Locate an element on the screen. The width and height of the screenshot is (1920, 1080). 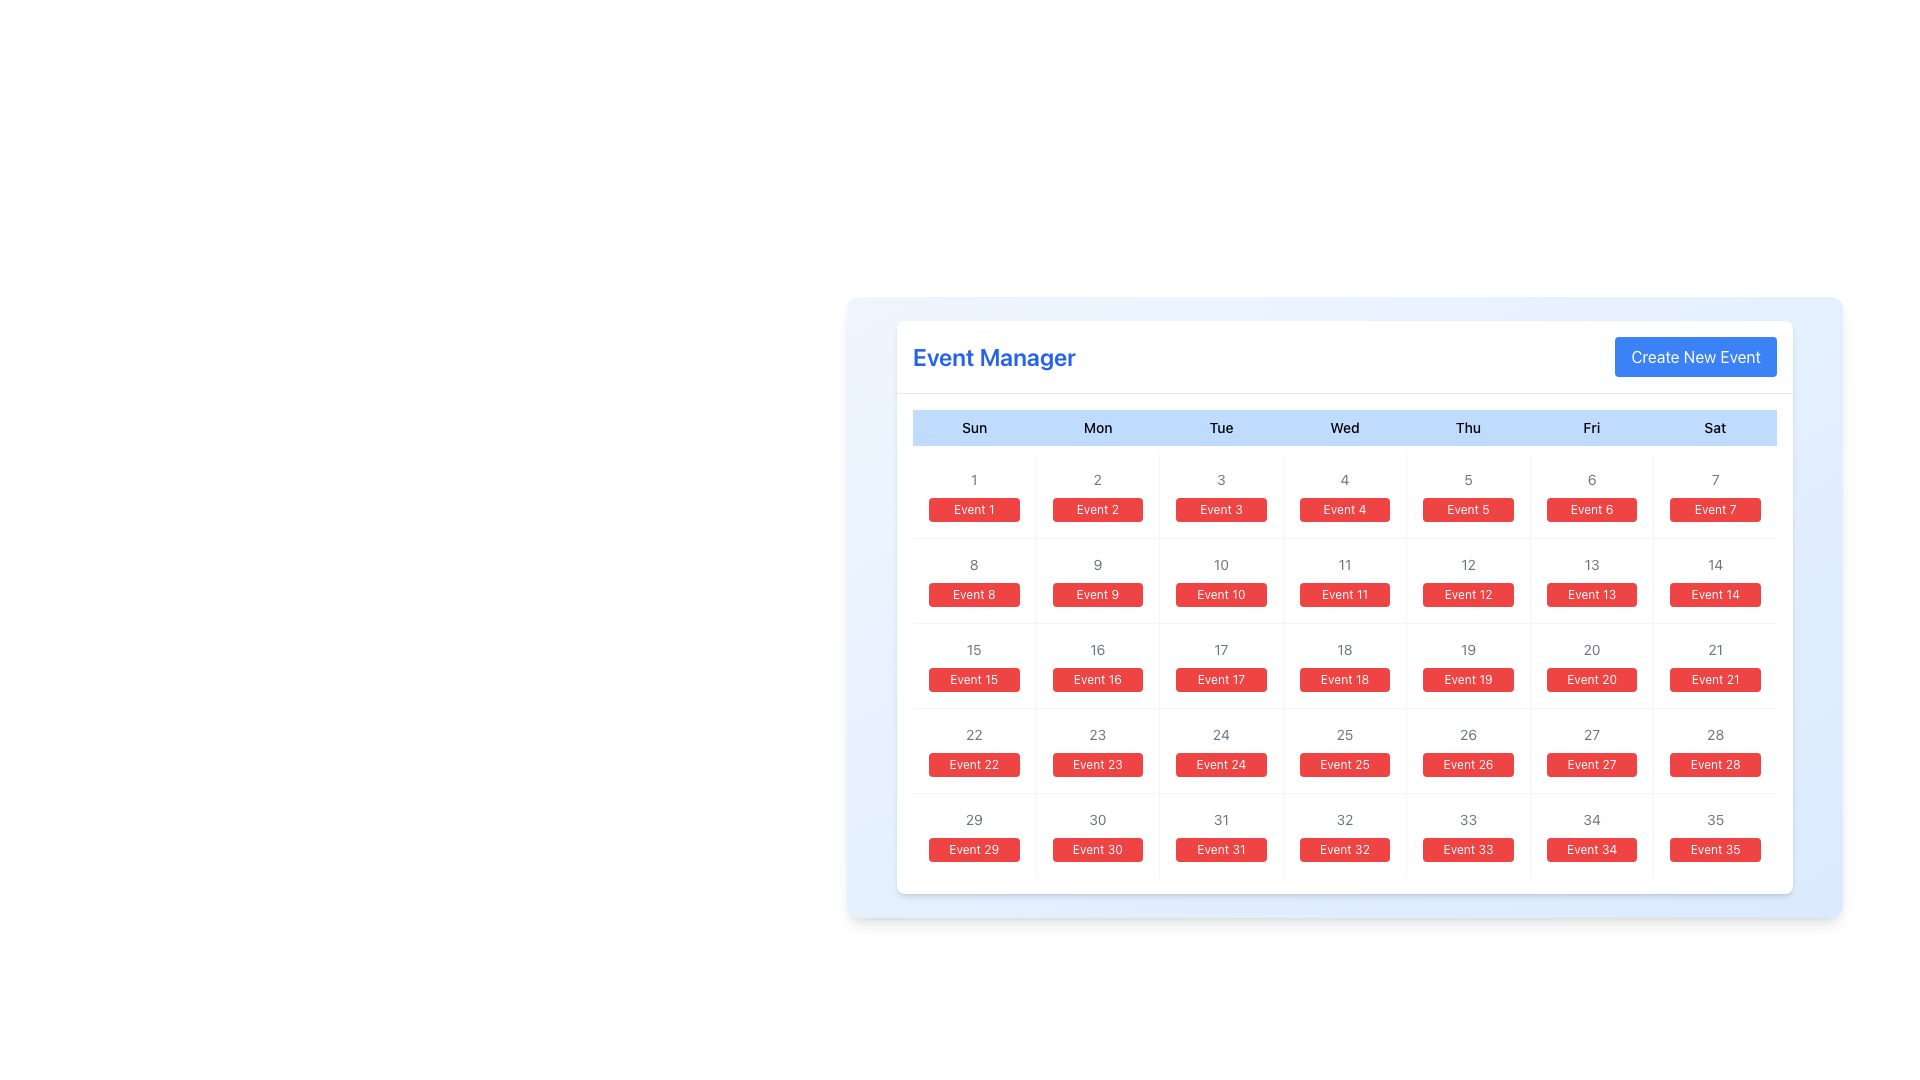
the red rectangular button labeled 'Event 11' located below the 'Wed' header in the calendar grid layout is located at coordinates (1344, 593).